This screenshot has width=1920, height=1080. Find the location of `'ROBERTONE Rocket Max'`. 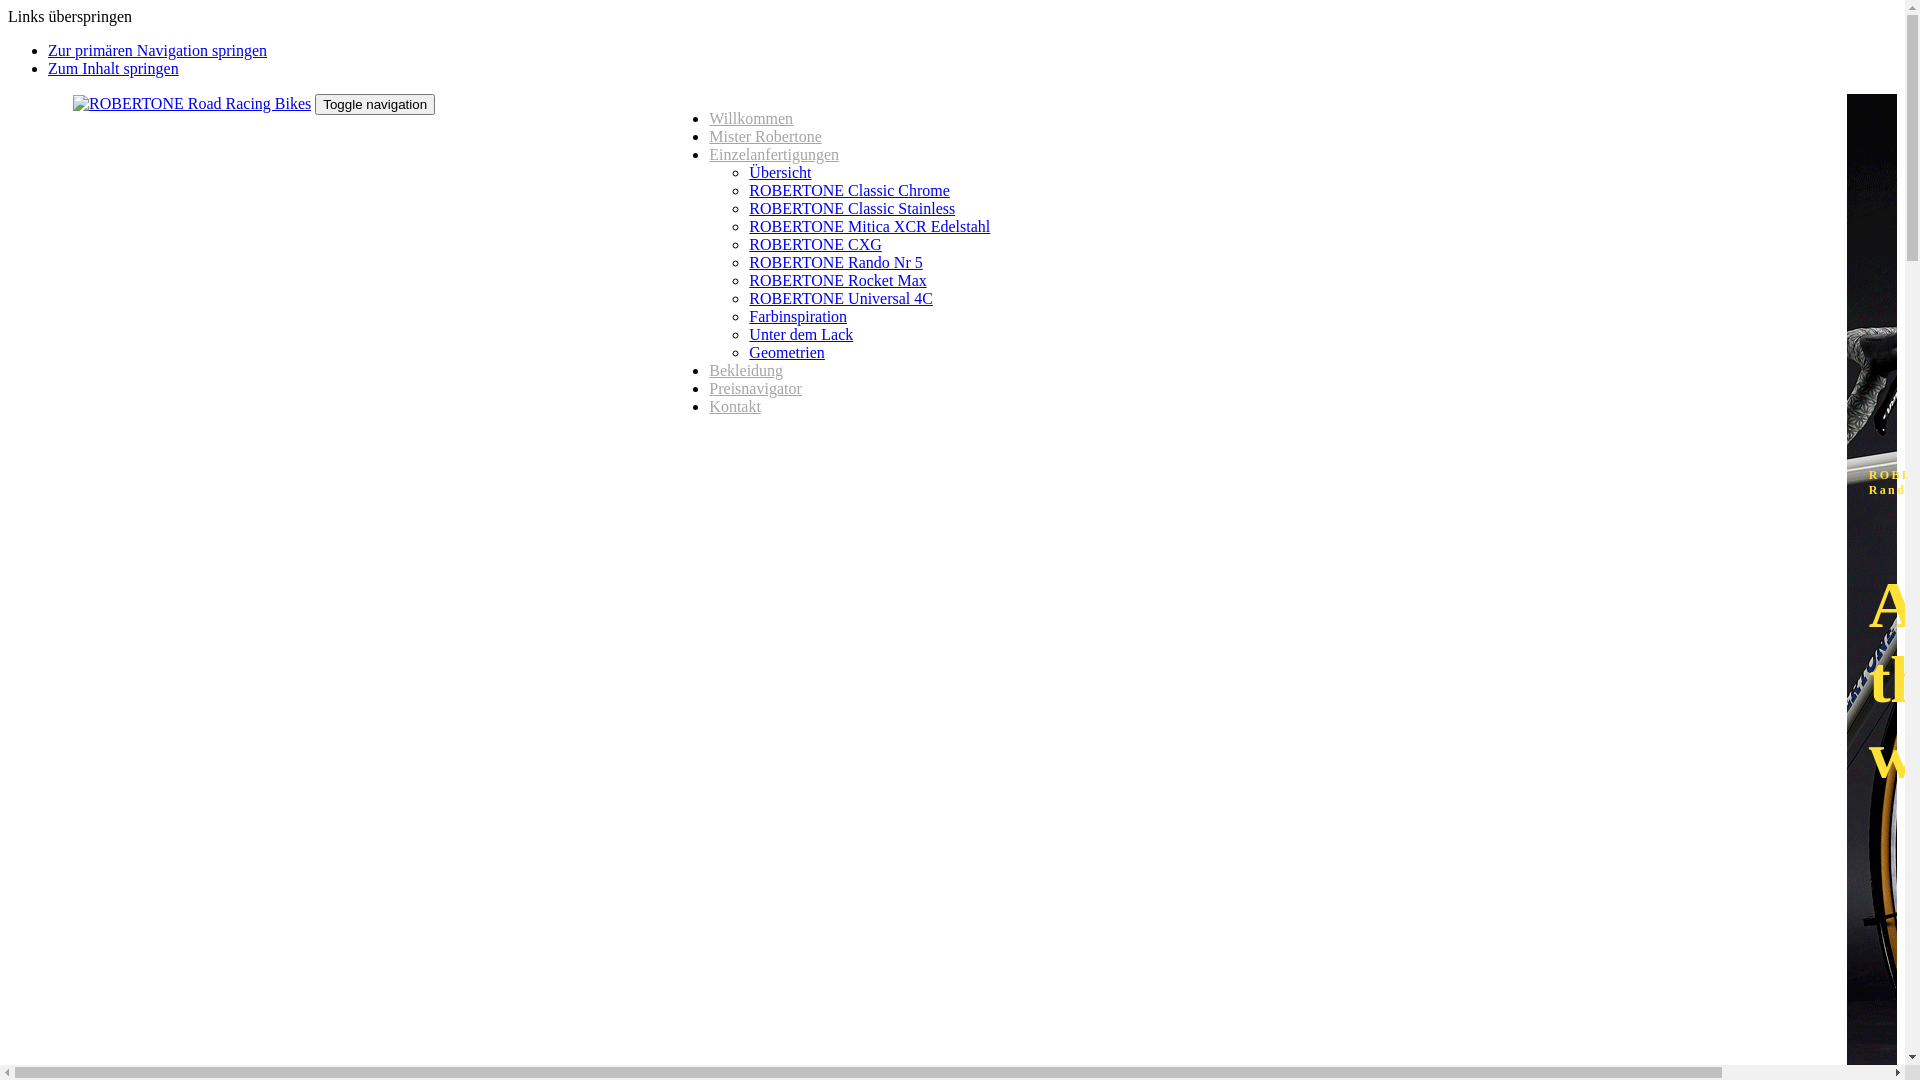

'ROBERTONE Rocket Max' is located at coordinates (837, 280).